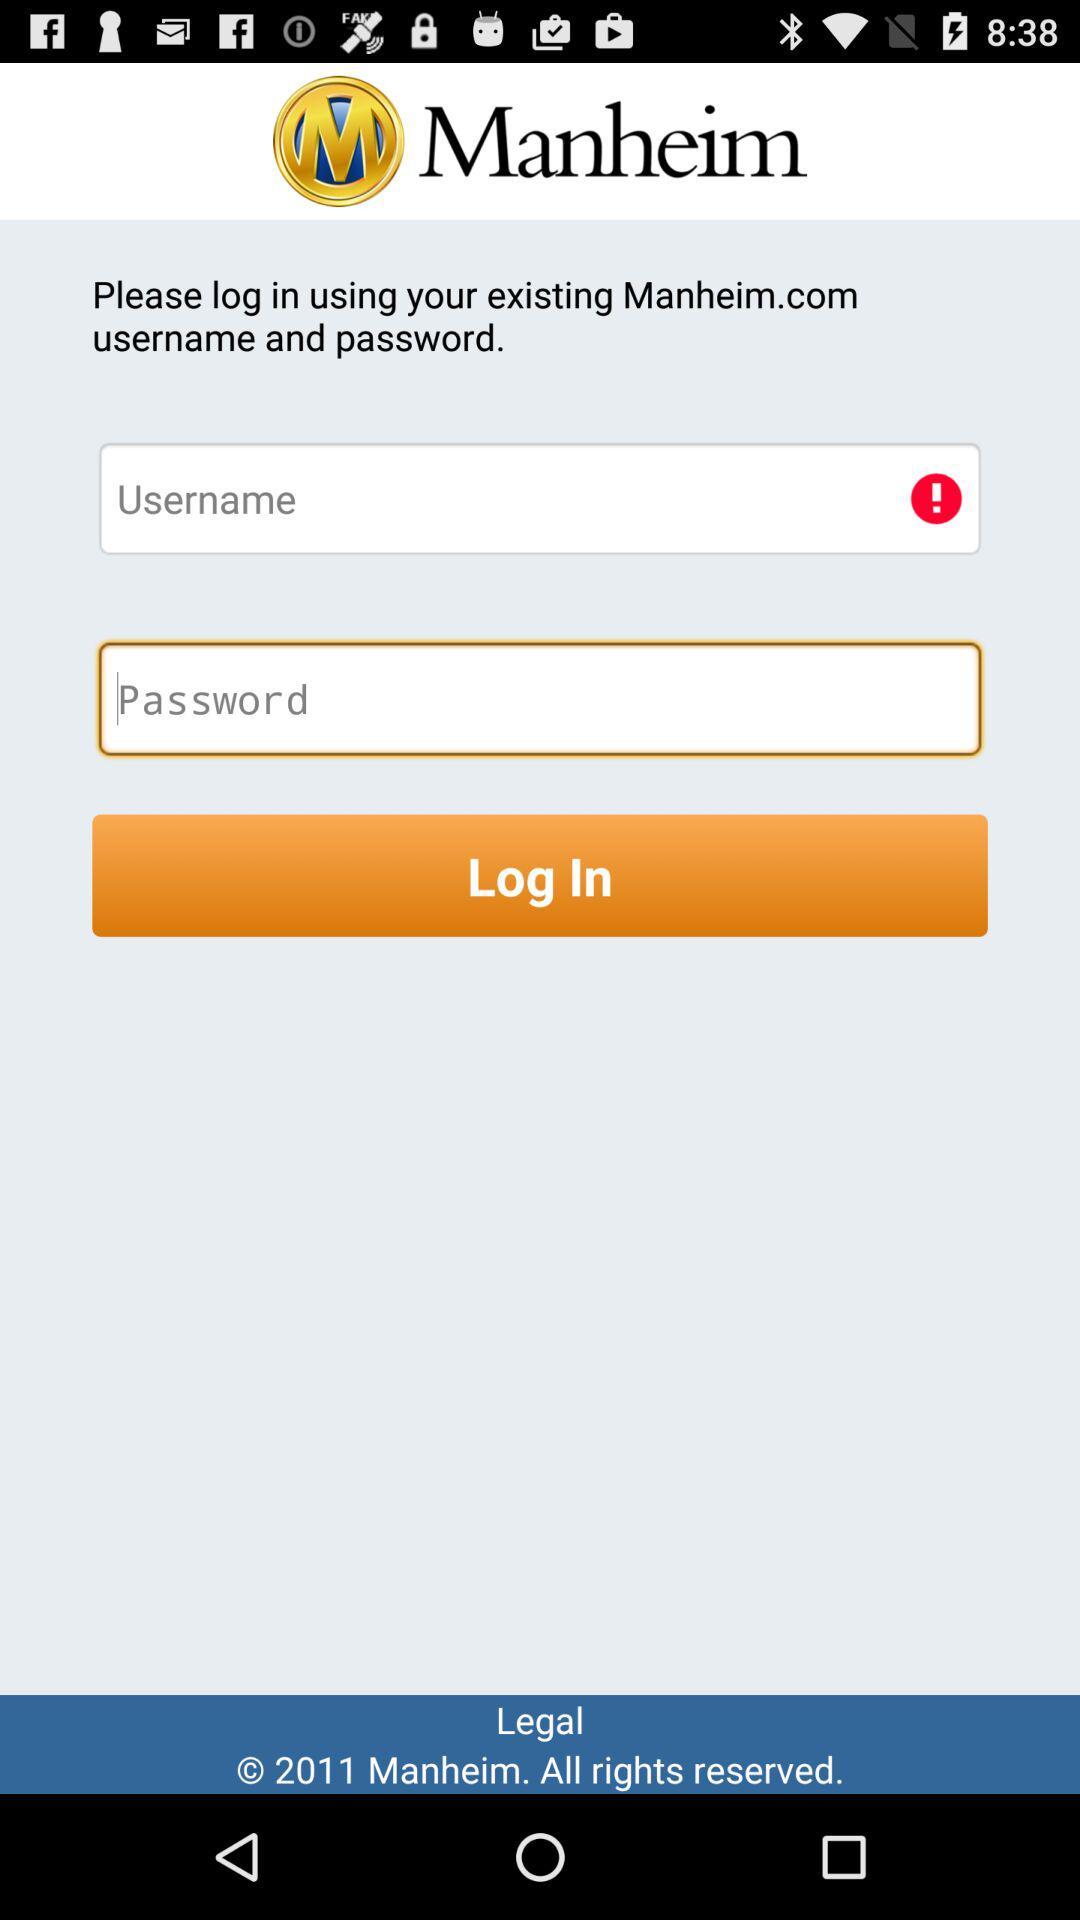 The height and width of the screenshot is (1920, 1080). Describe the element at coordinates (540, 1718) in the screenshot. I see `the icon below log in item` at that location.